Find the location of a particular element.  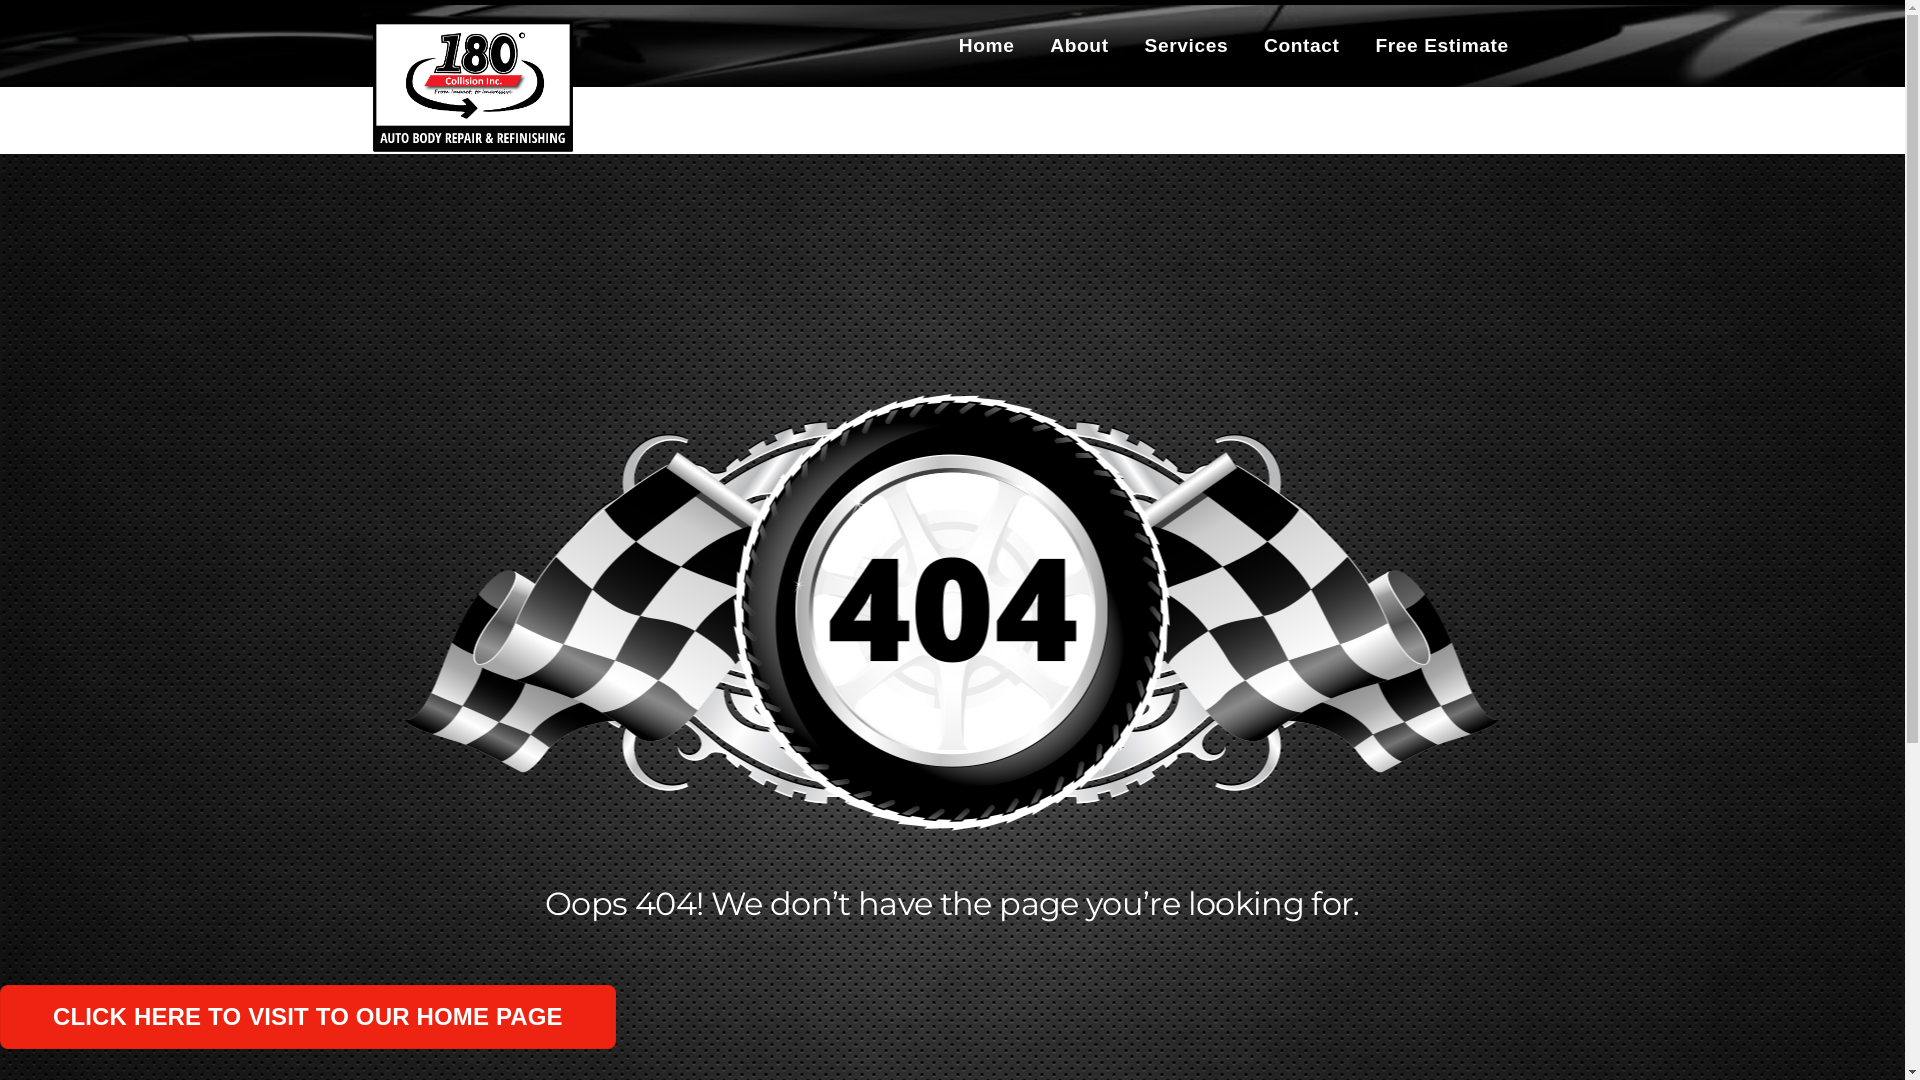

'Free Estimate' is located at coordinates (1441, 45).